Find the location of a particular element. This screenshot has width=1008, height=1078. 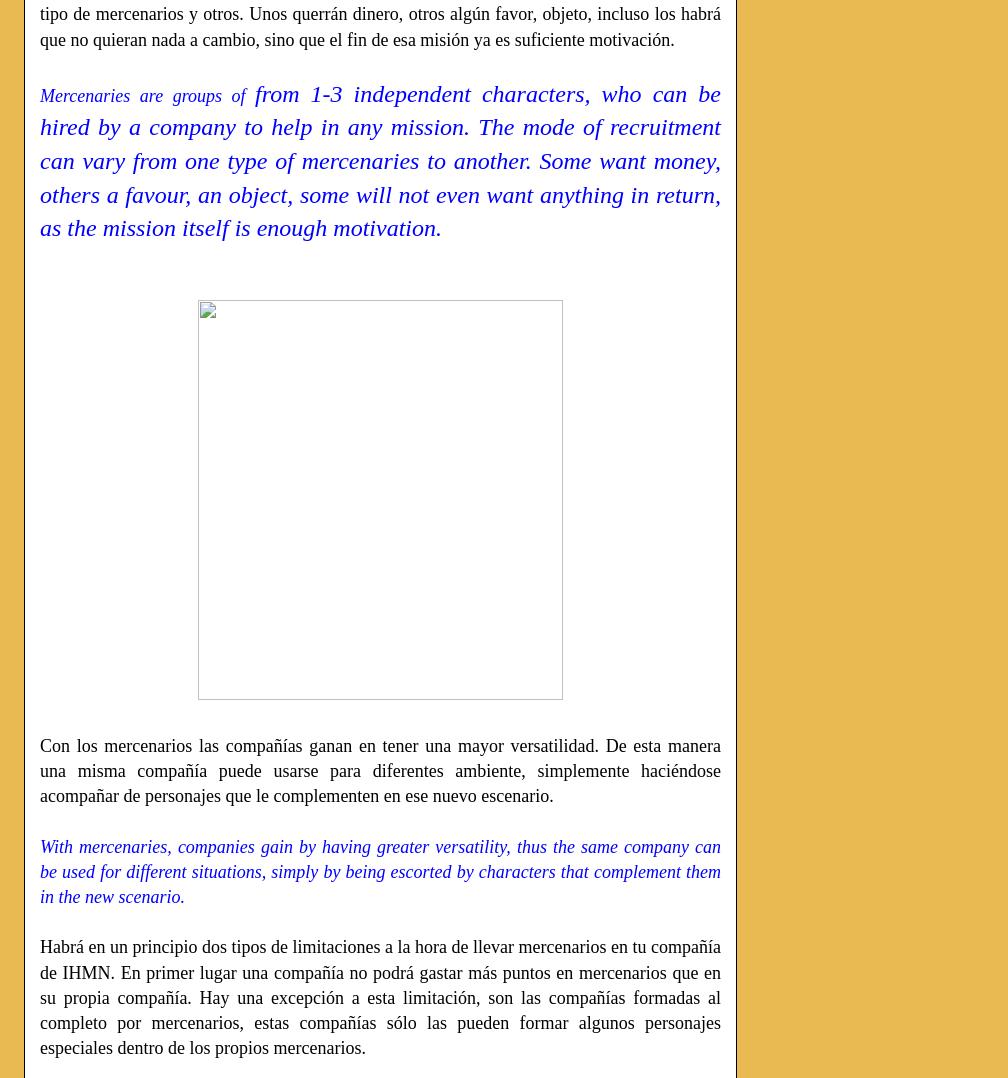

'With mercenaries, companies gain by having greater versatility, thus the same company can be used for different situations, simply by being escorted by characters that complement them in the new scenario.' is located at coordinates (380, 870).